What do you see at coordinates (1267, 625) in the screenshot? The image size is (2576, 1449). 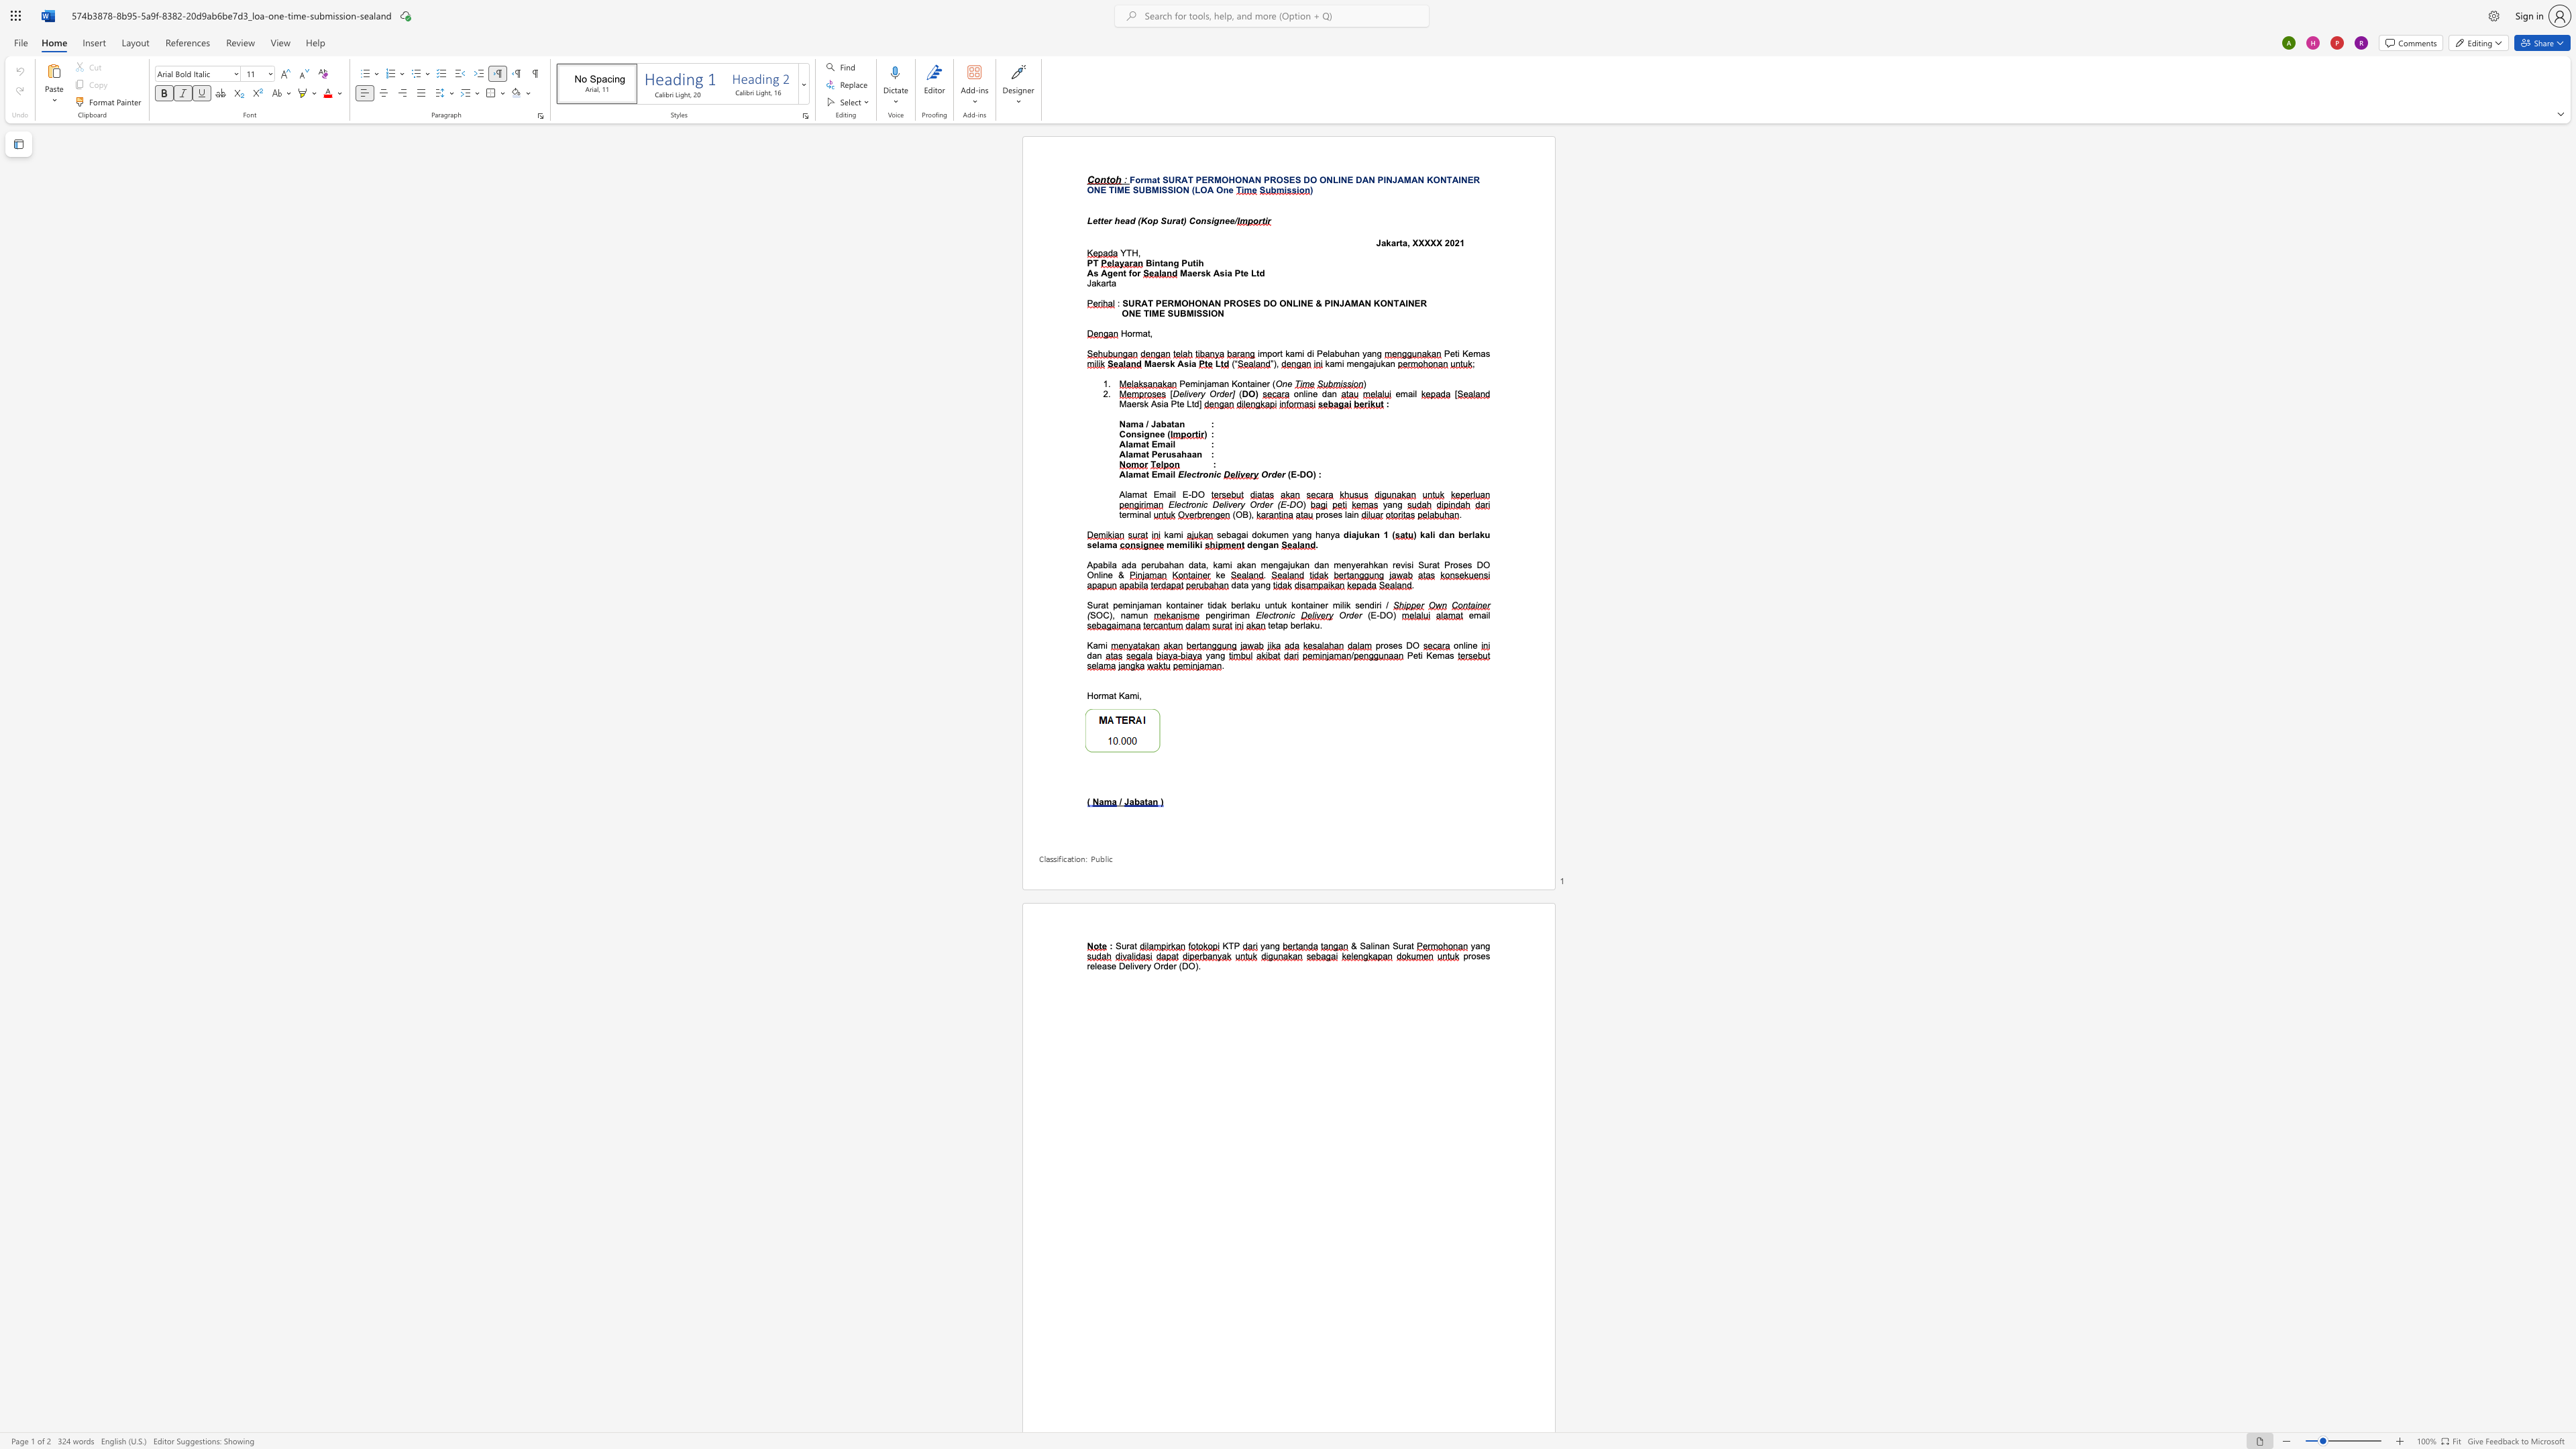 I see `the subset text "tetap b" within the text "tetap berlaku."` at bounding box center [1267, 625].